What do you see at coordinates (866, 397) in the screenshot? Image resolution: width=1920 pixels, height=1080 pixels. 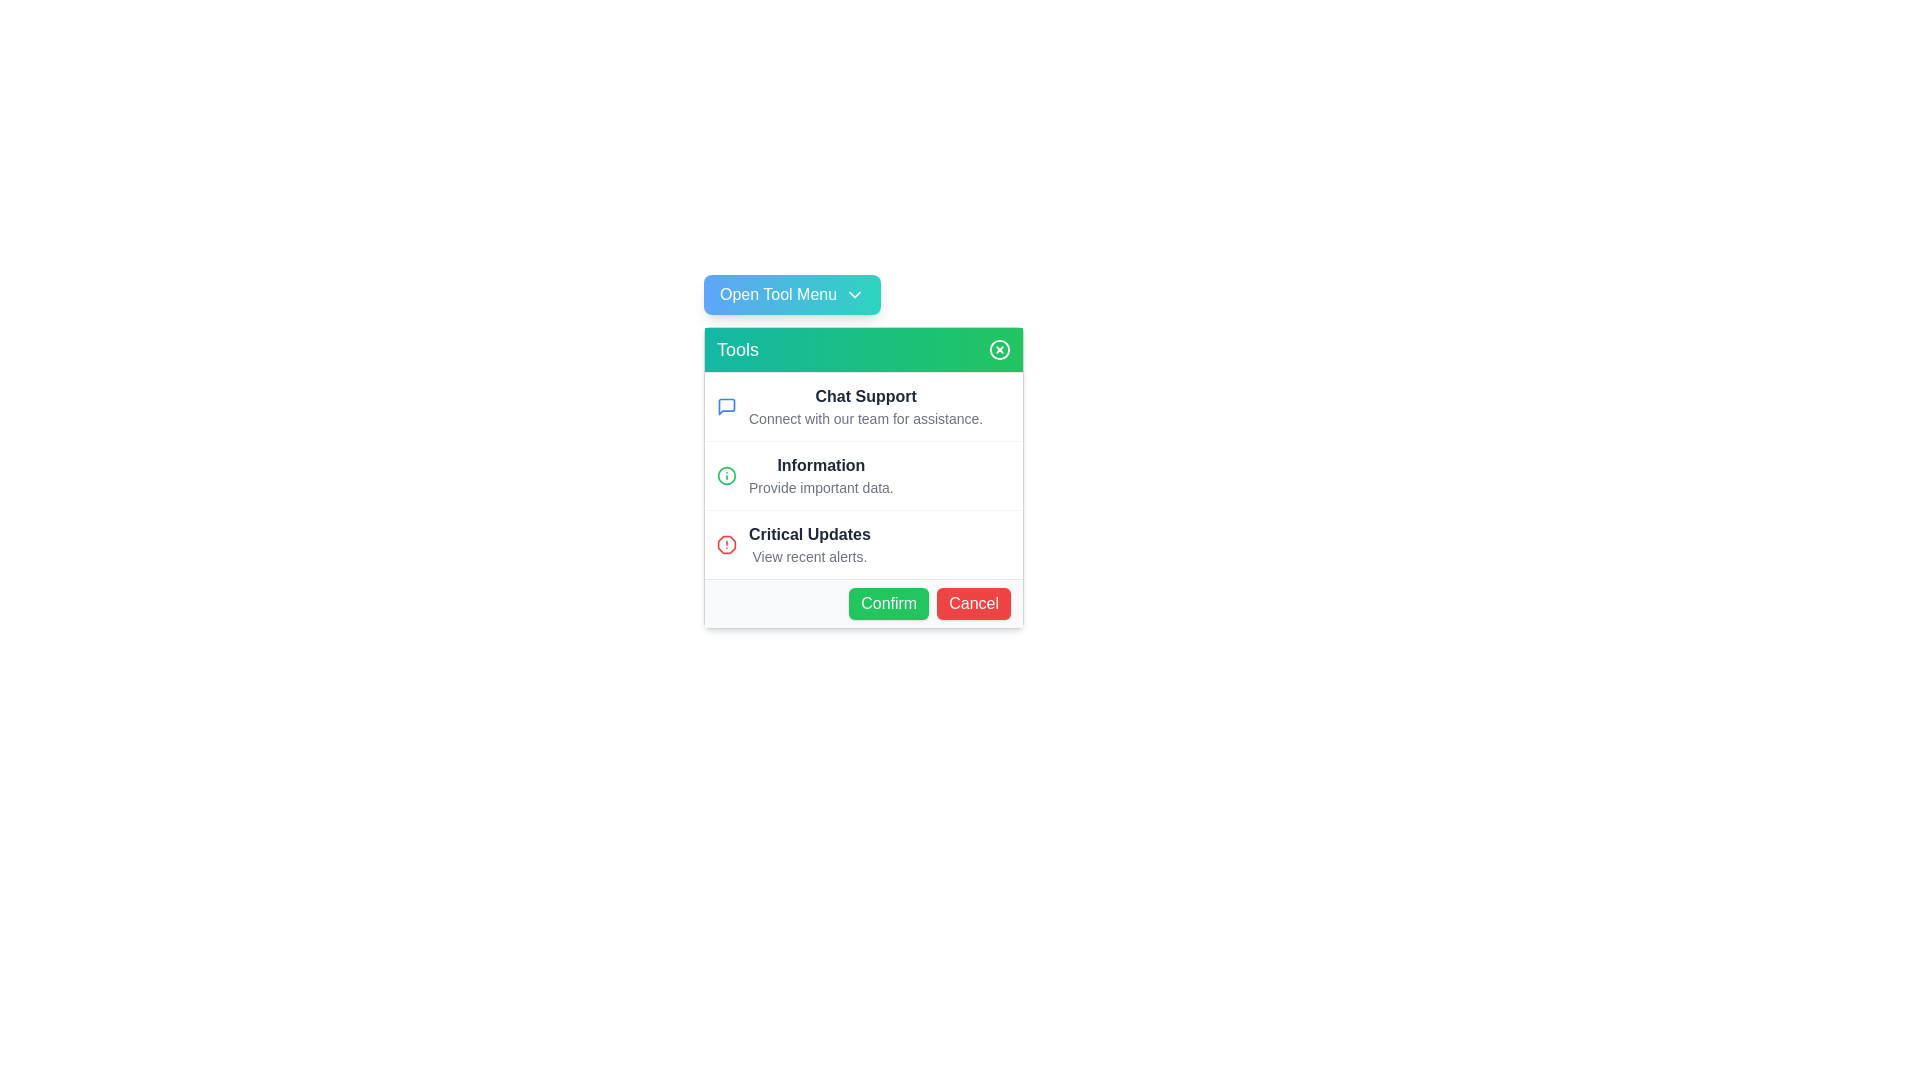 I see `the bold, dark gray text label displaying 'Chat Support' located at the top of the 'Tools' dialog box` at bounding box center [866, 397].